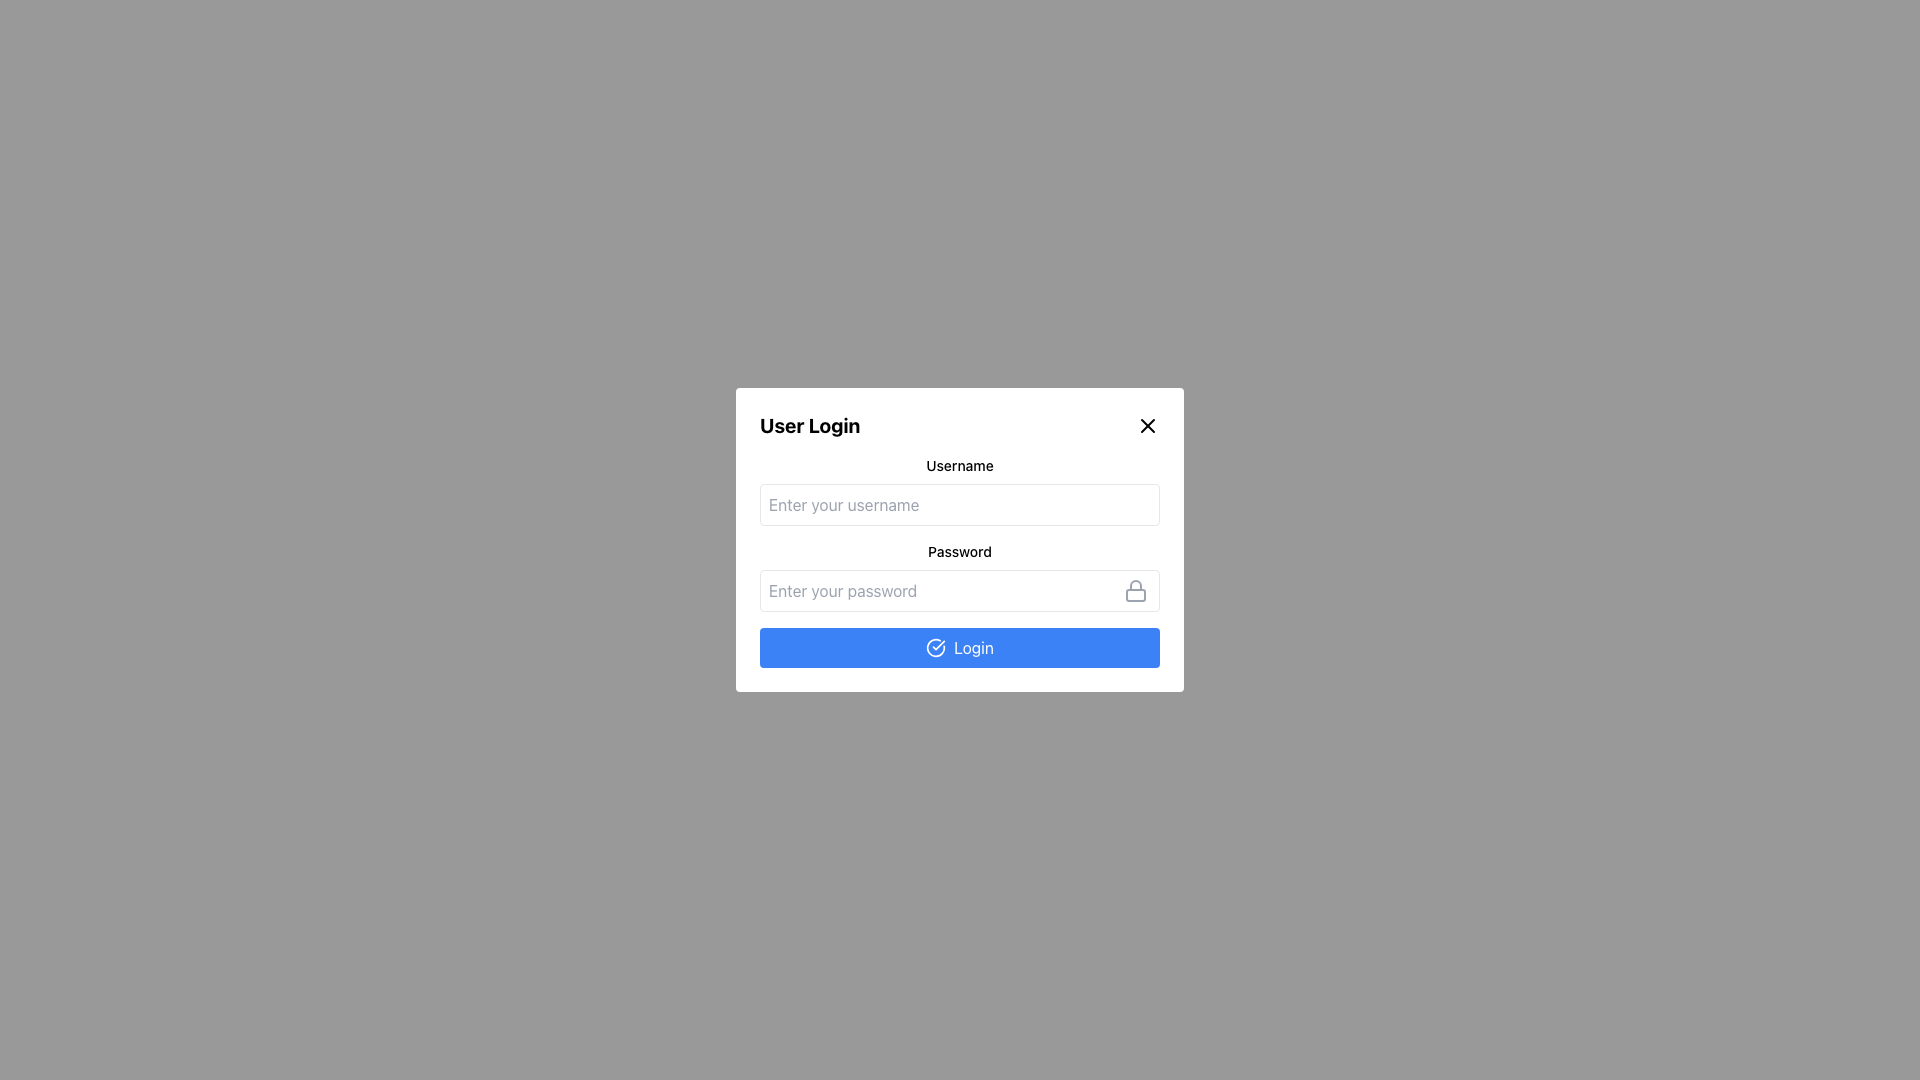 Image resolution: width=1920 pixels, height=1080 pixels. I want to click on the Submit button located at the bottom of the 'User Login' card to observe the visual change, so click(960, 648).